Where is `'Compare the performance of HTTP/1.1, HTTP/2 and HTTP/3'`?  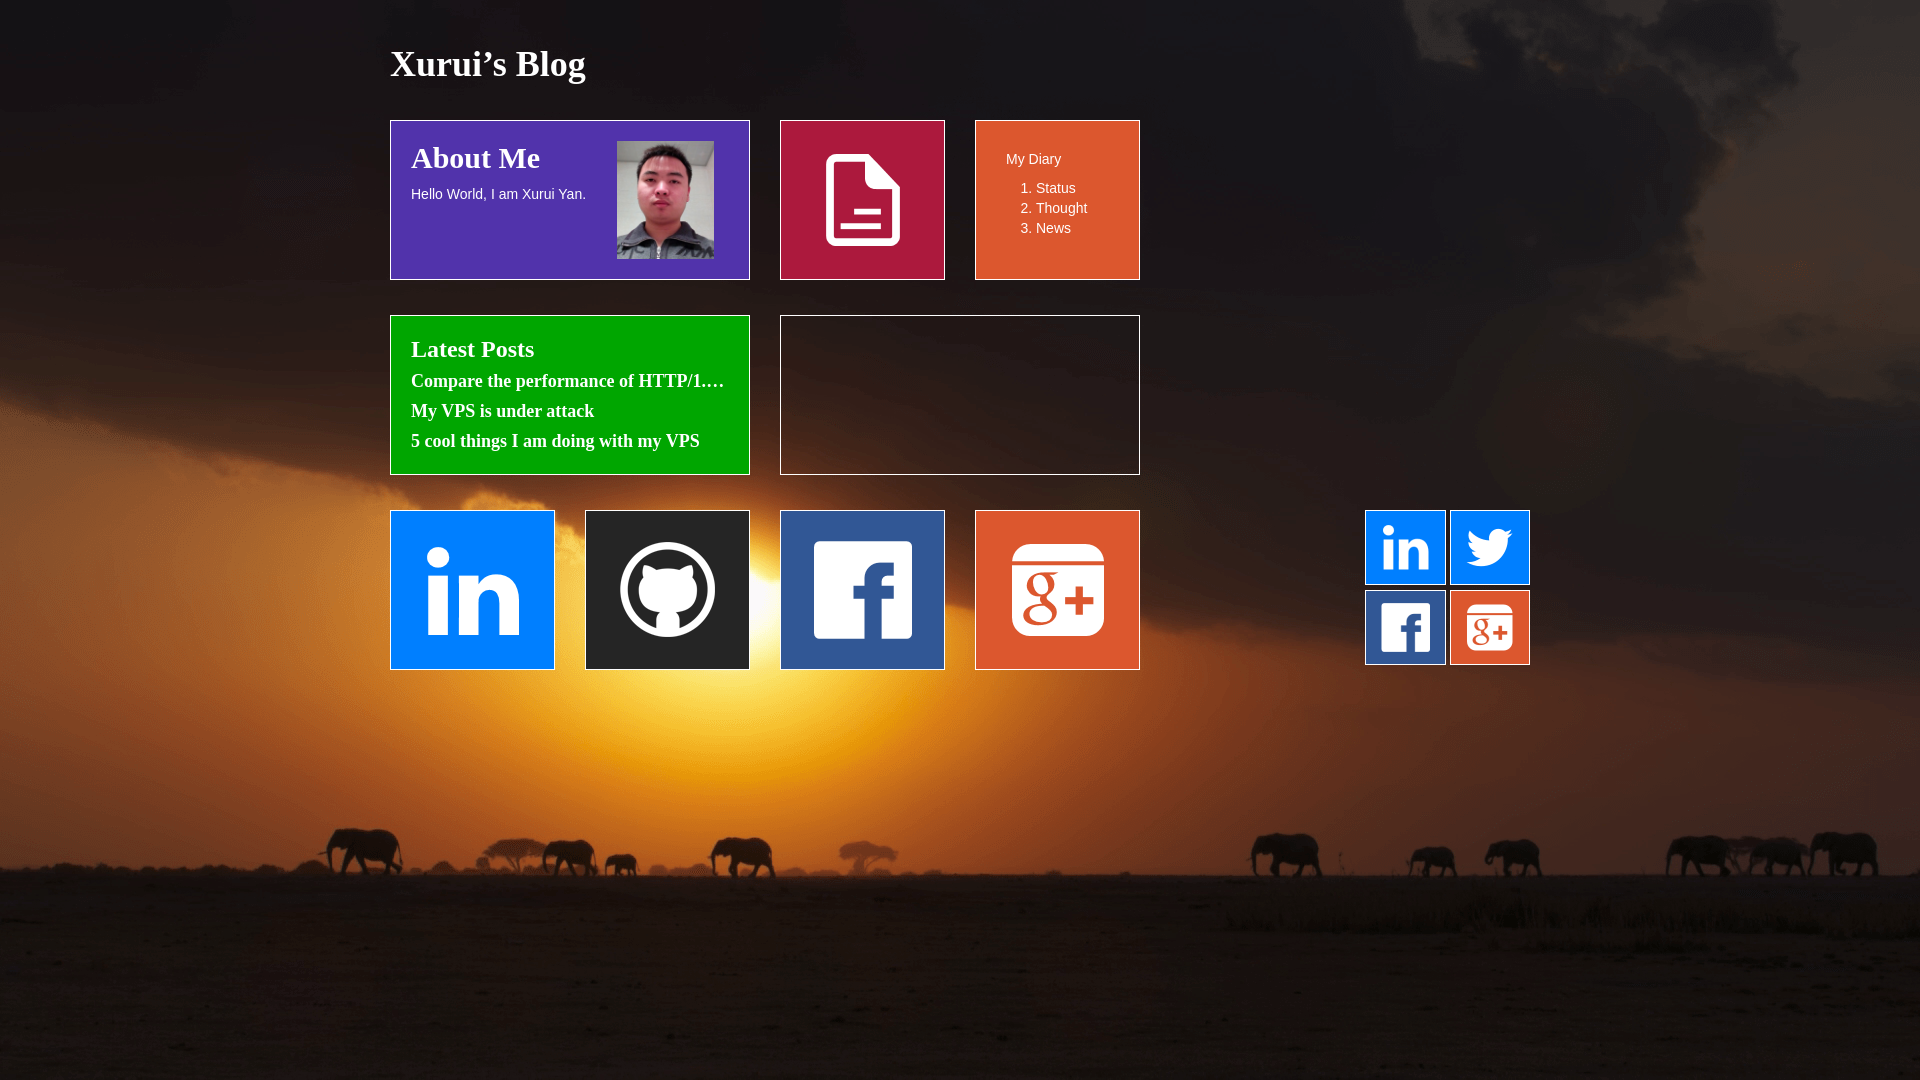
'Compare the performance of HTTP/1.1, HTTP/2 and HTTP/3' is located at coordinates (569, 381).